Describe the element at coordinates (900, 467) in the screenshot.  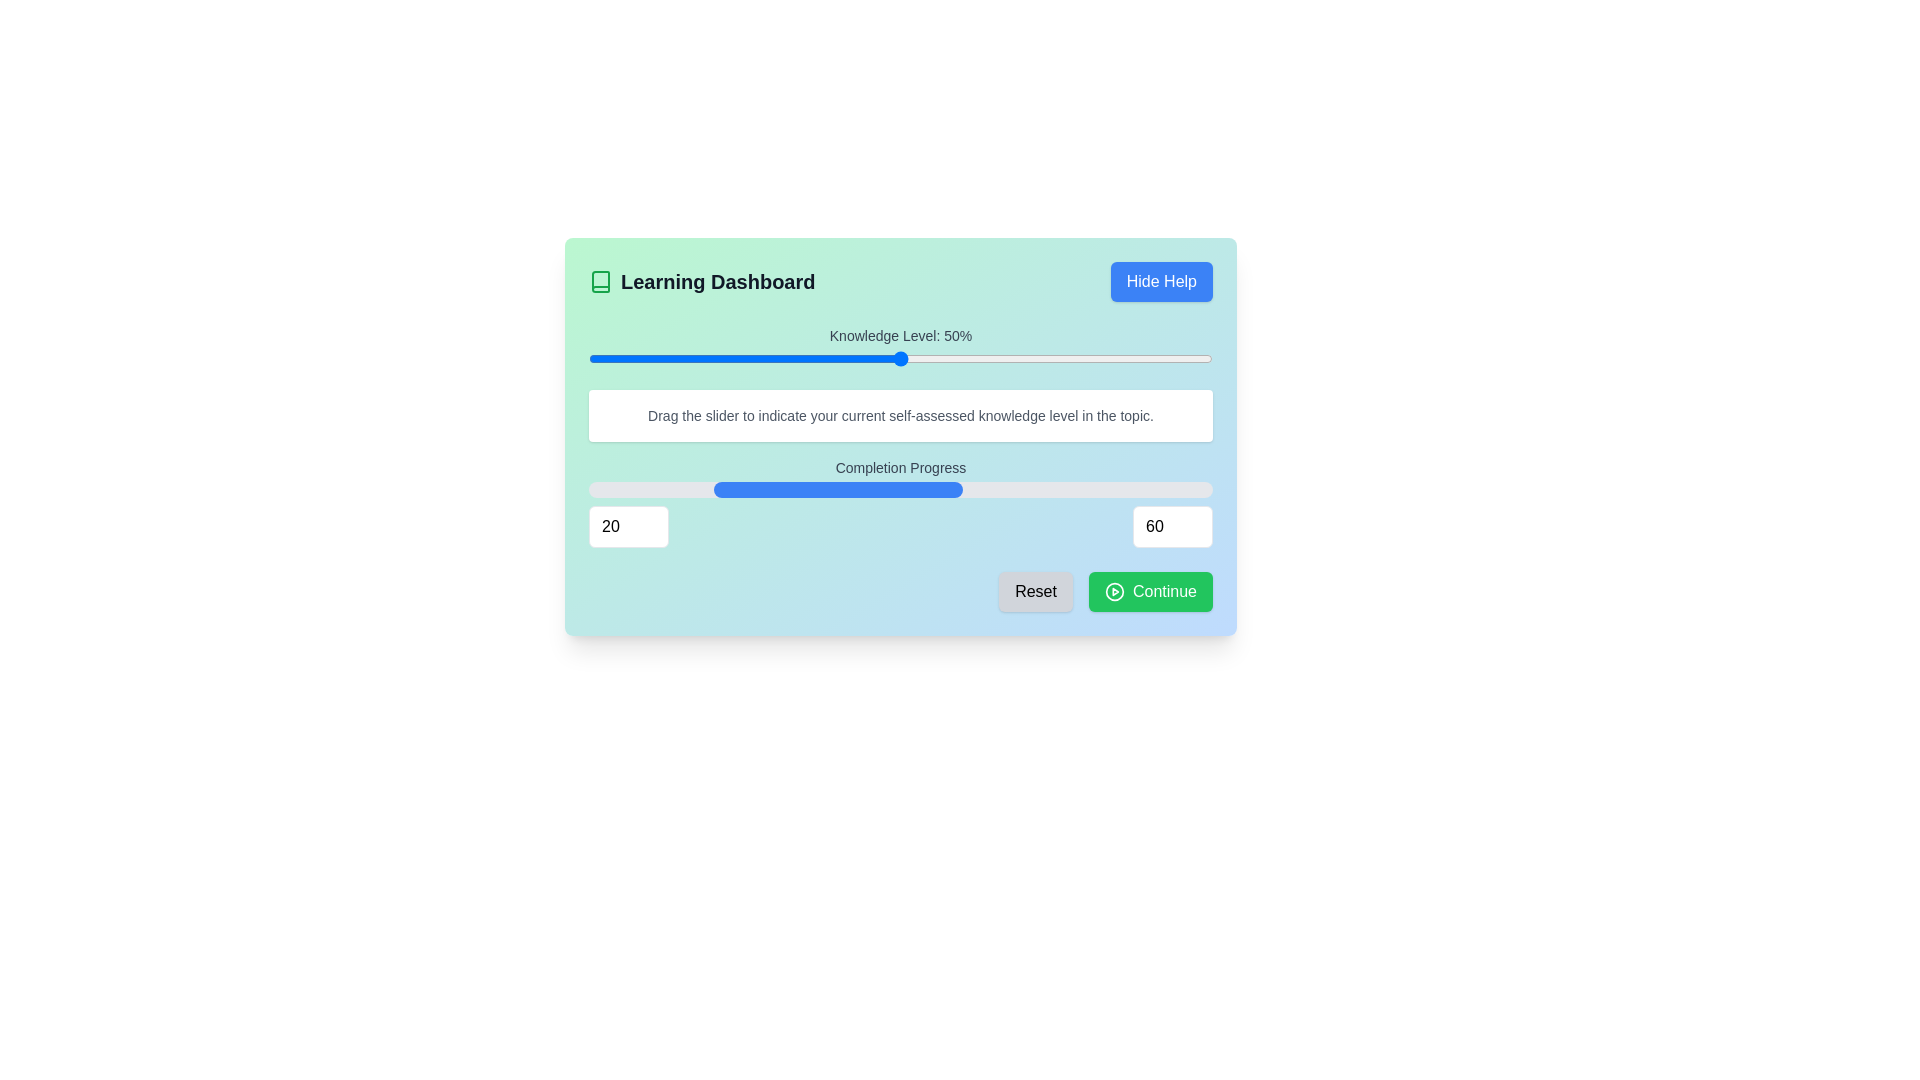
I see `the 'Completion Progress' text label` at that location.